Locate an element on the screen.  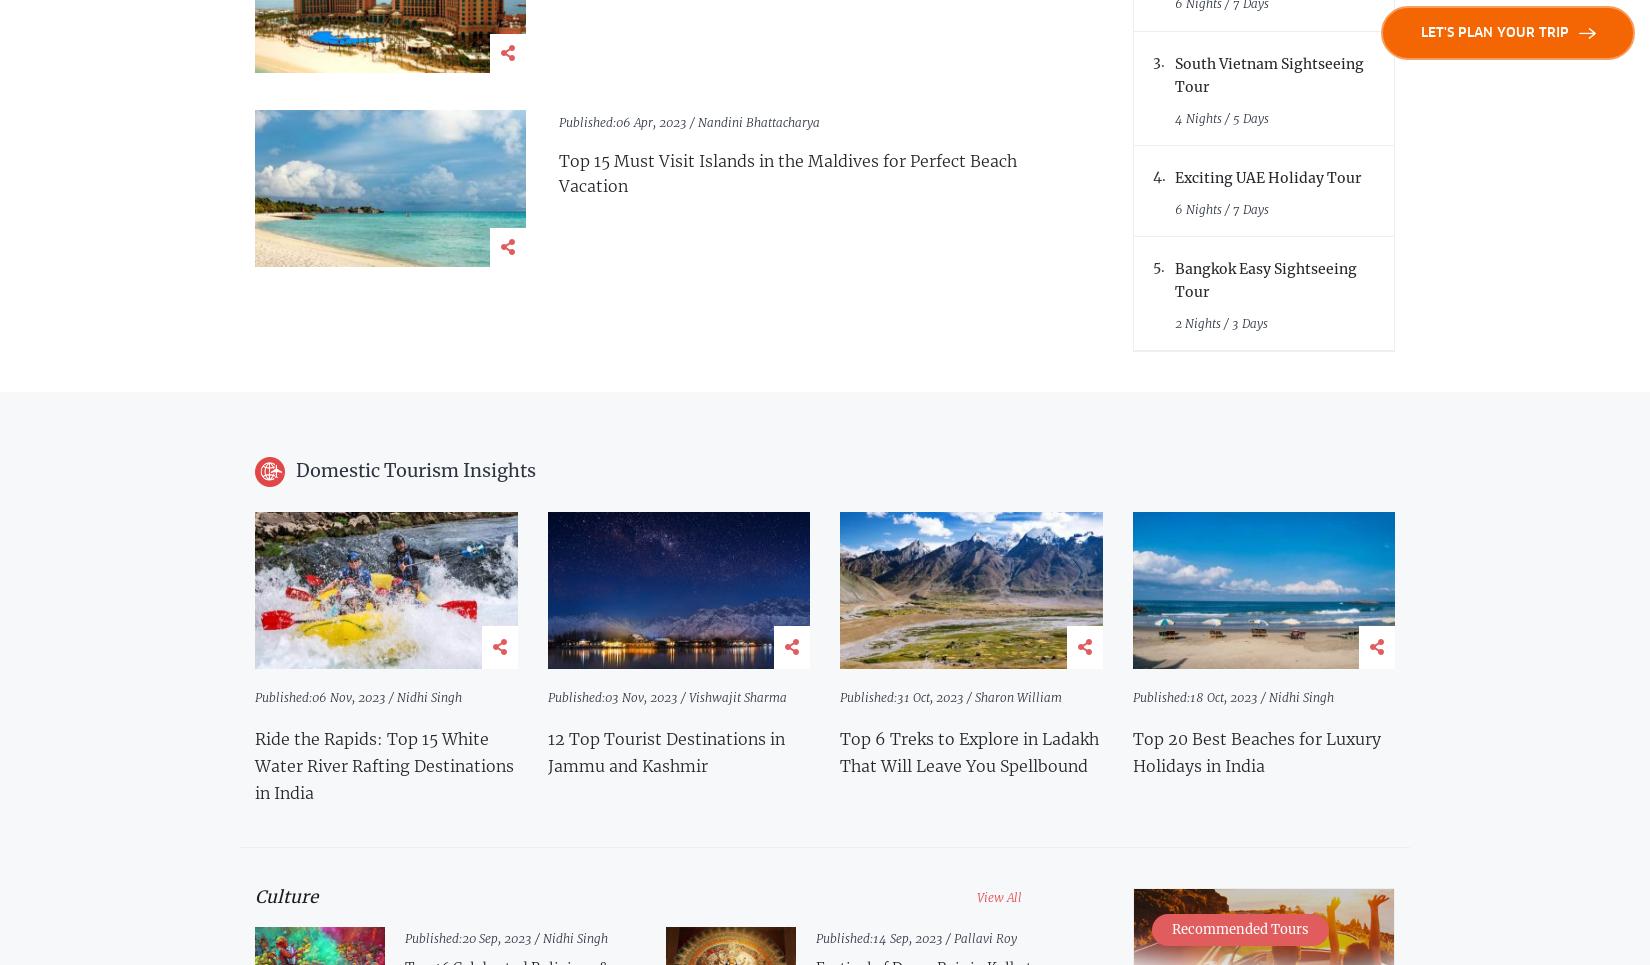
'6 Nights / 7 Days' is located at coordinates (1174, 208).